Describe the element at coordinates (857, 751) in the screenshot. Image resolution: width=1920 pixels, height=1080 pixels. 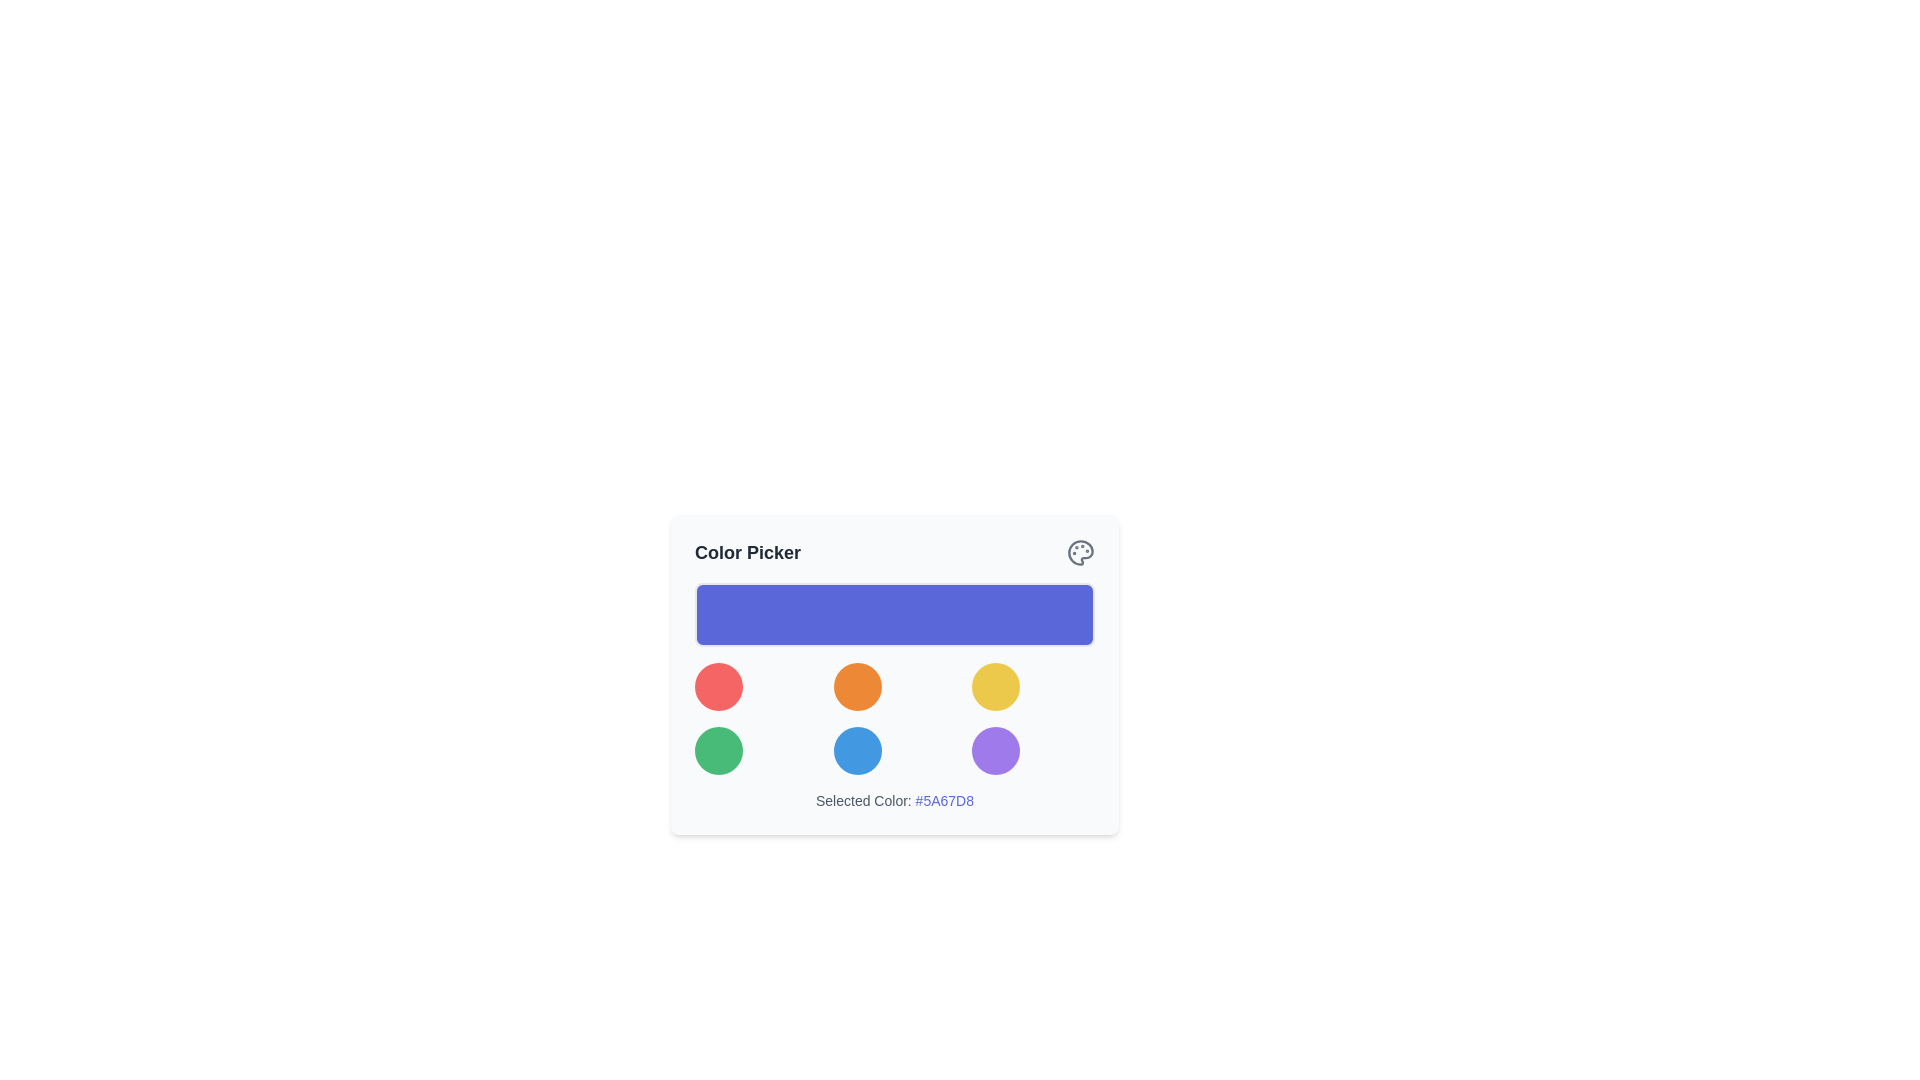
I see `the central button in the bottom row of the 3x2 grid layout in the 'Color Picker' interface` at that location.